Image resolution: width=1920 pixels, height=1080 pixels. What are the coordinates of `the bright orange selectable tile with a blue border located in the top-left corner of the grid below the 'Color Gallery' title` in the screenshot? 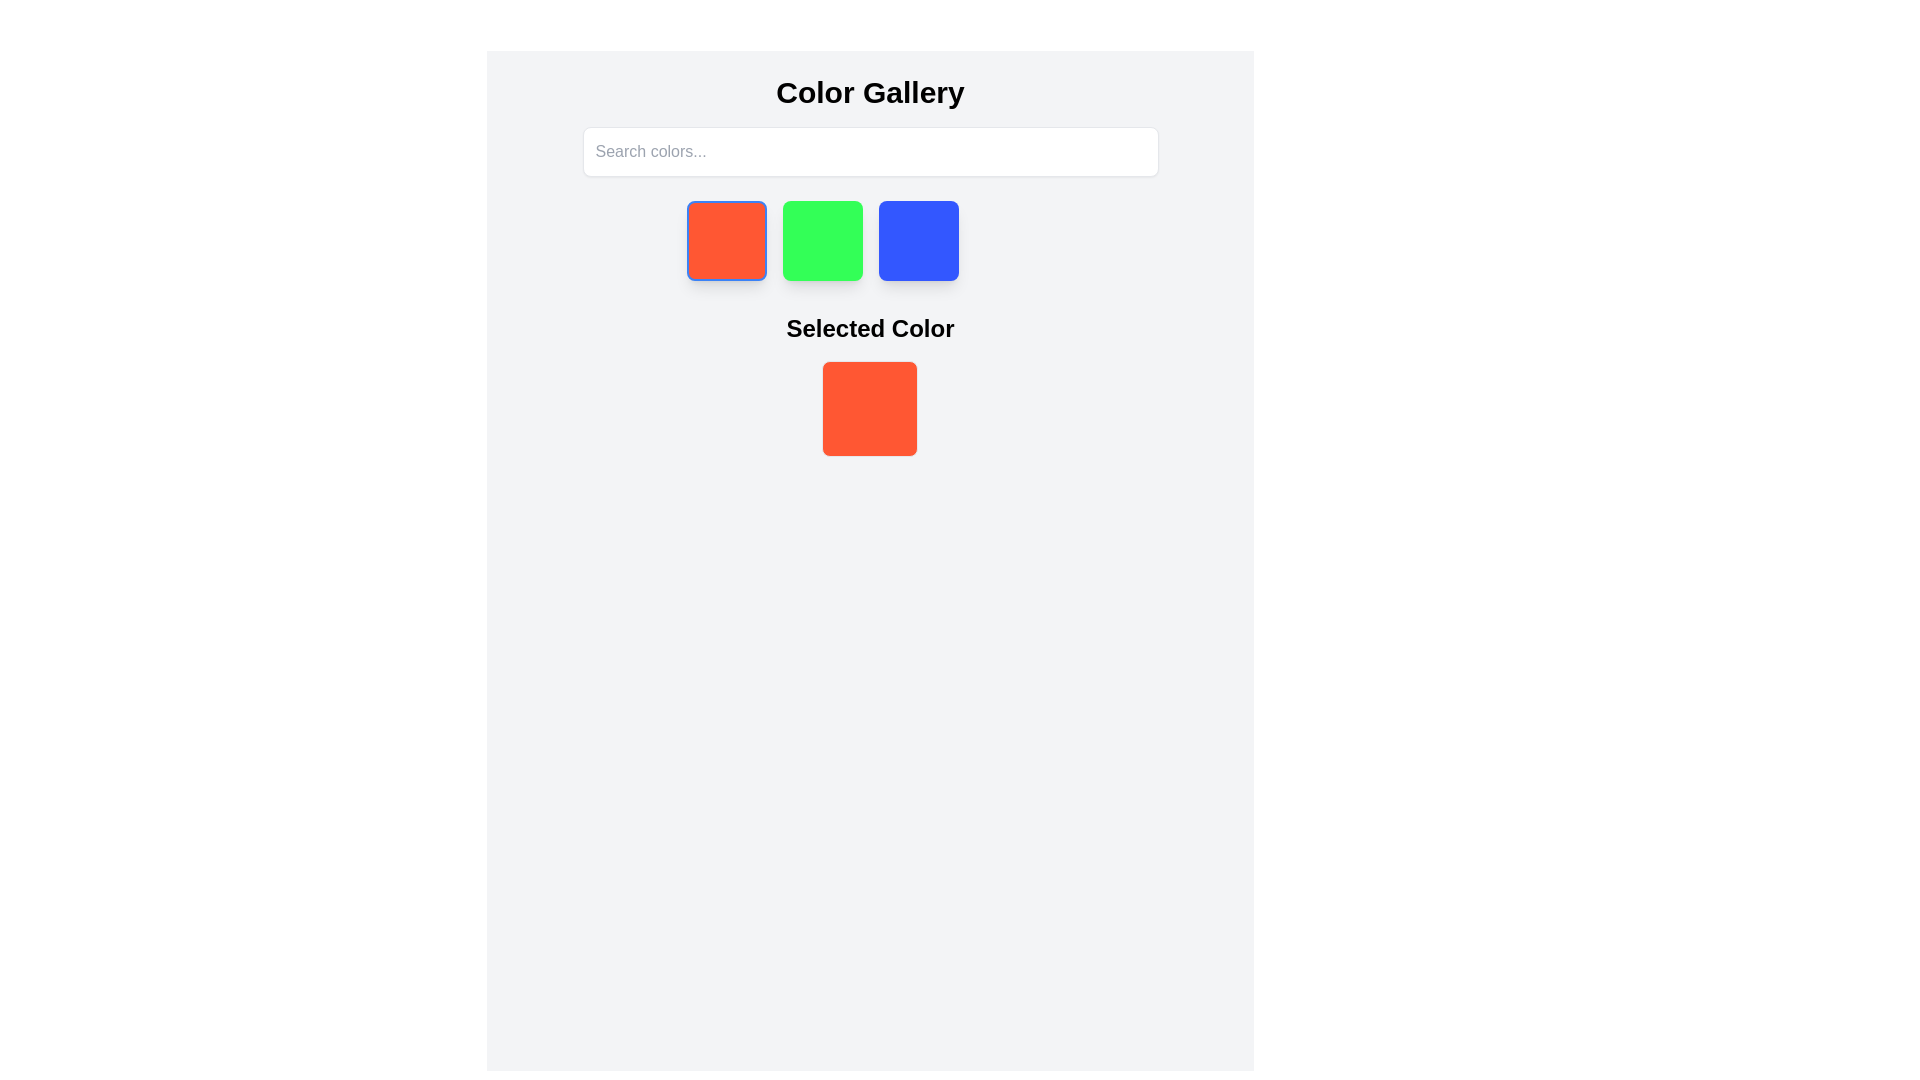 It's located at (725, 239).